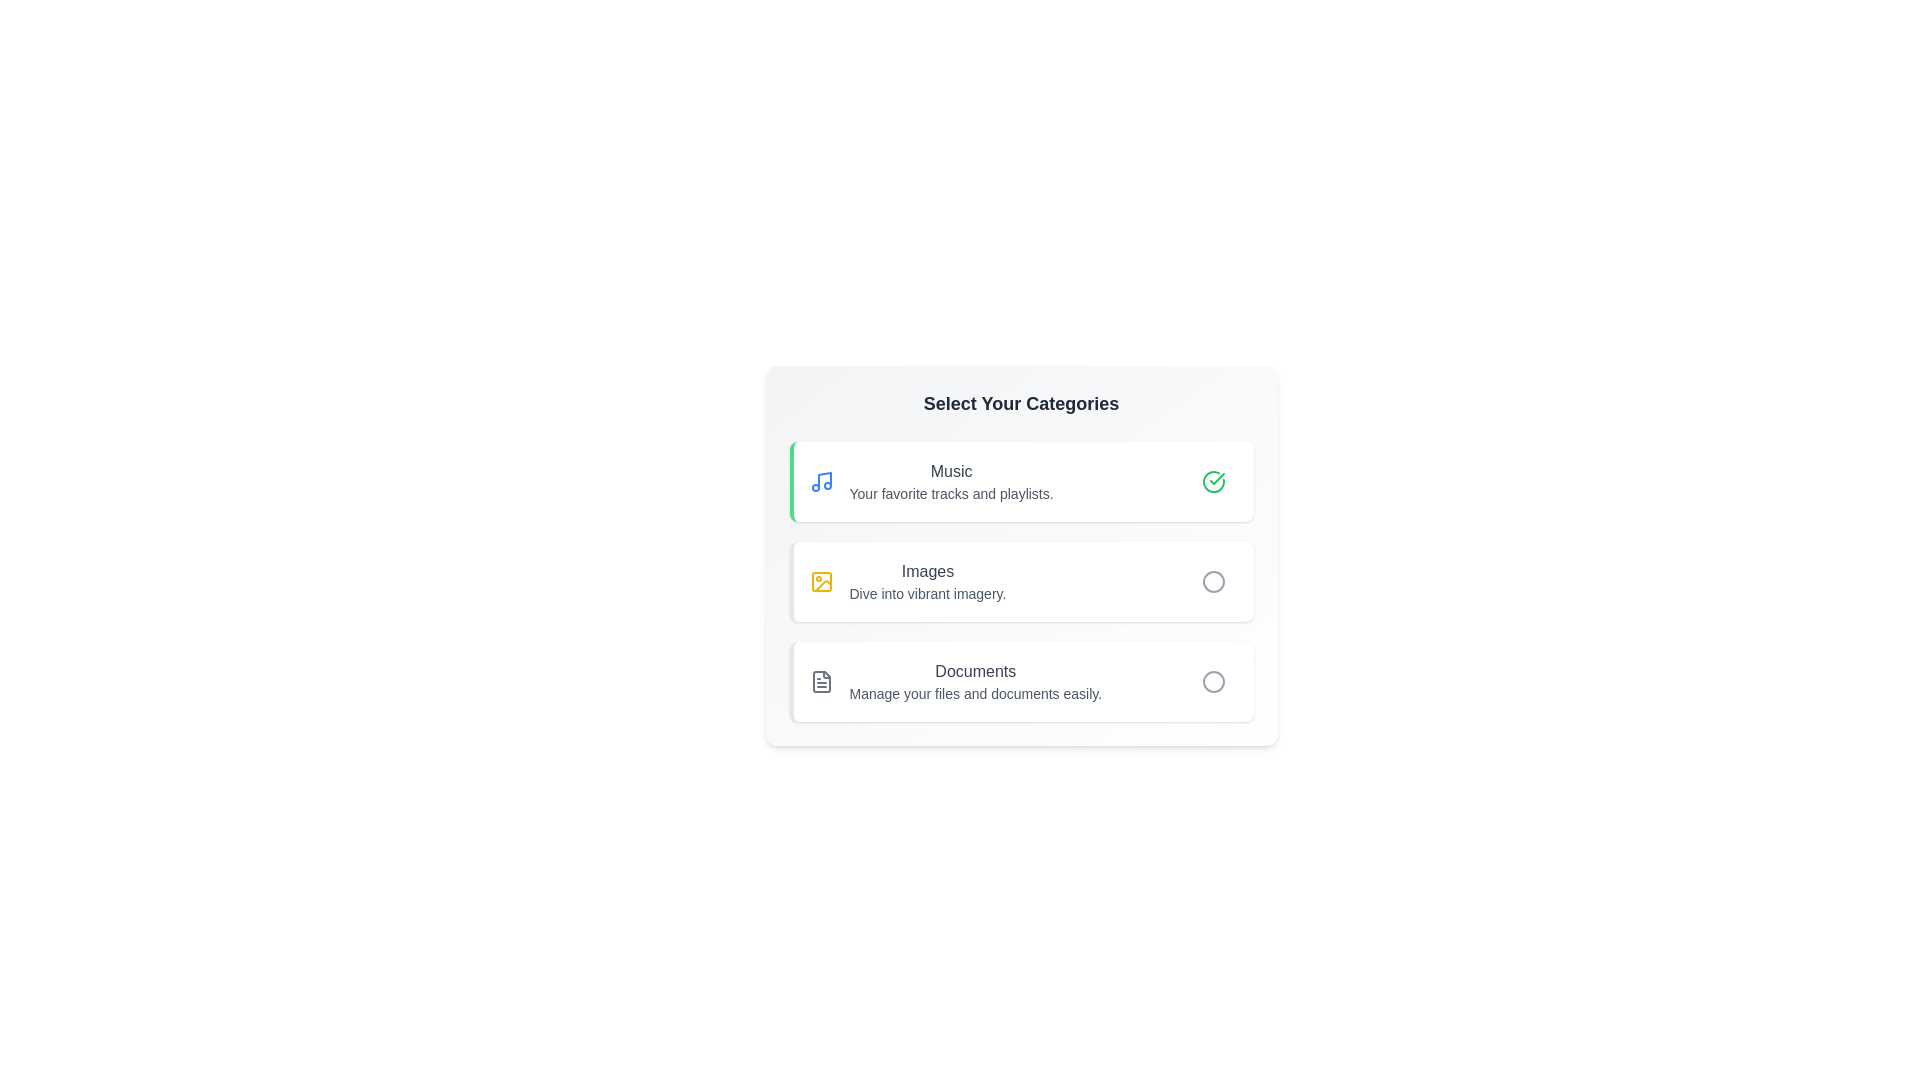 The width and height of the screenshot is (1920, 1080). What do you see at coordinates (920, 681) in the screenshot?
I see `the category Documents to view its details` at bounding box center [920, 681].